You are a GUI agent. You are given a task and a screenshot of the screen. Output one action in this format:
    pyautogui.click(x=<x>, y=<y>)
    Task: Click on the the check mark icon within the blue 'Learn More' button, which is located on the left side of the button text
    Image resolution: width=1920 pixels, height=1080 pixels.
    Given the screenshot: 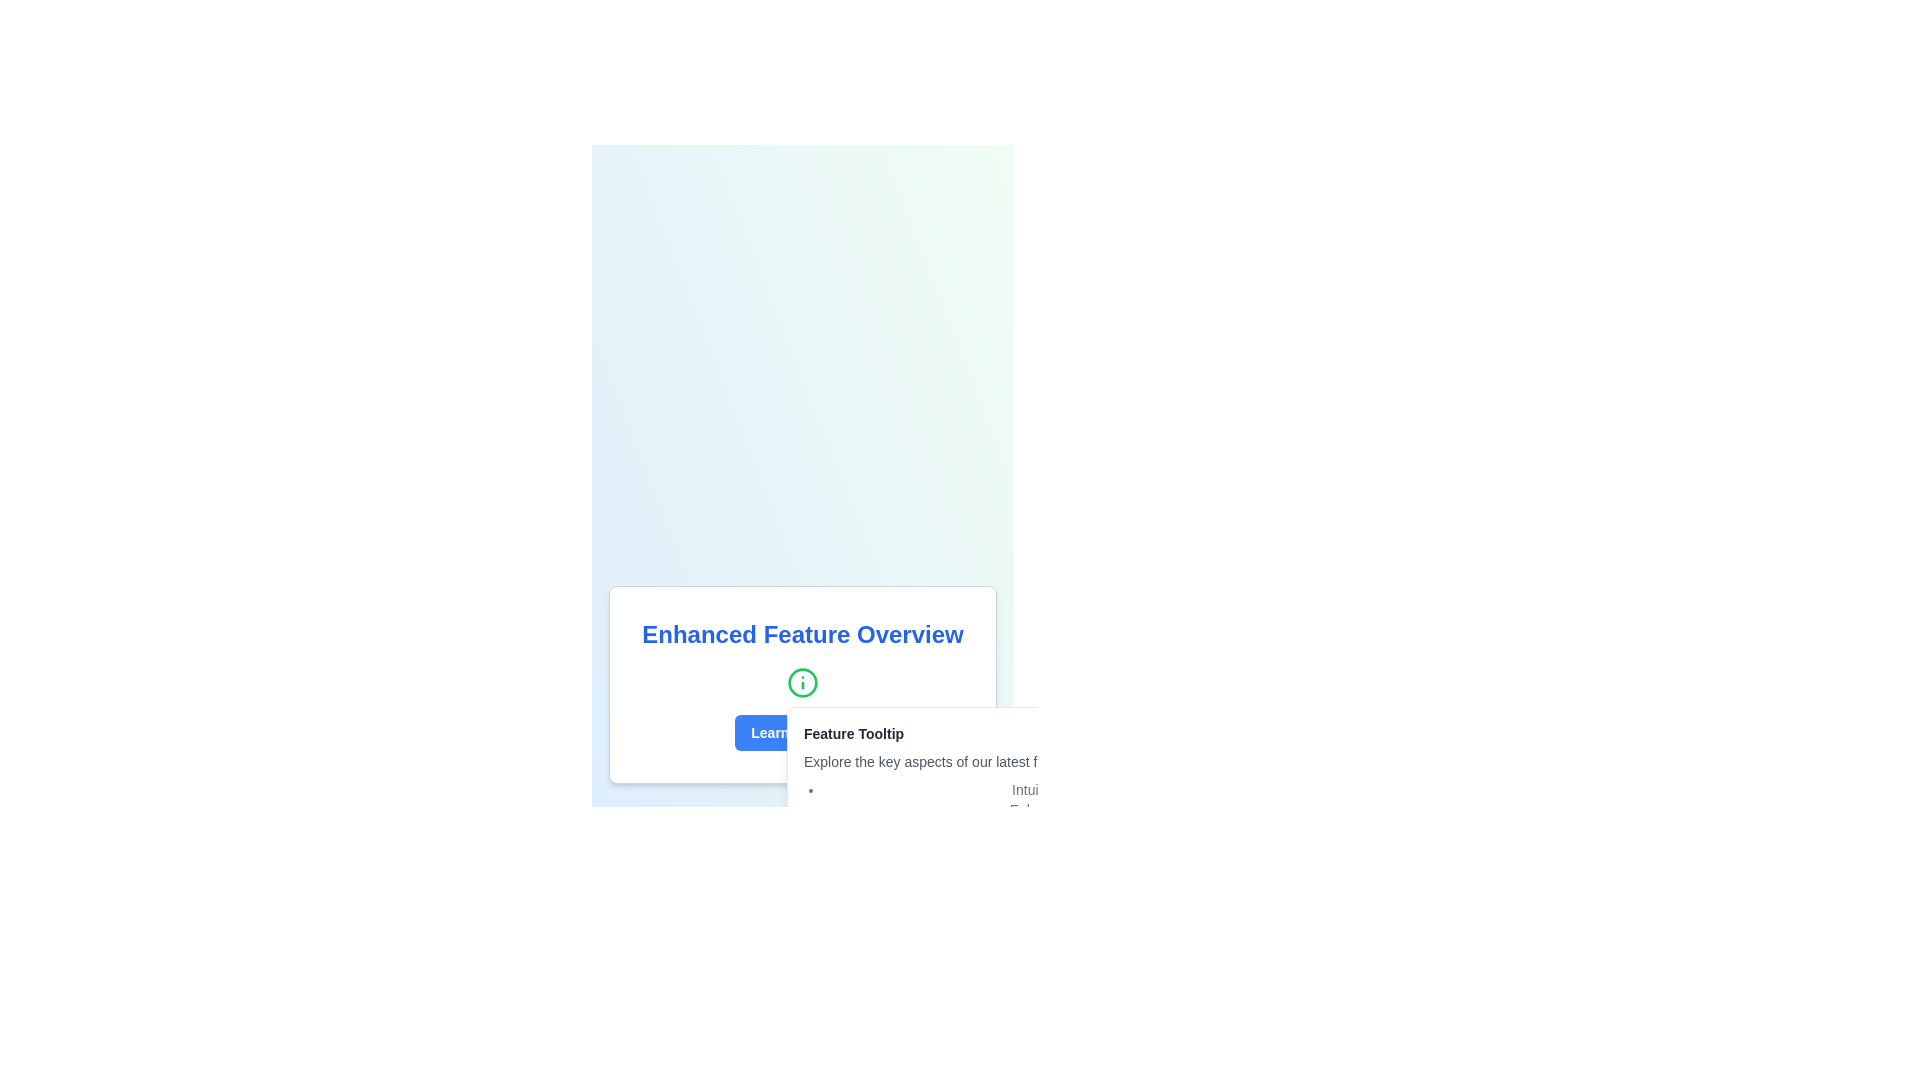 What is the action you would take?
    pyautogui.click(x=844, y=732)
    